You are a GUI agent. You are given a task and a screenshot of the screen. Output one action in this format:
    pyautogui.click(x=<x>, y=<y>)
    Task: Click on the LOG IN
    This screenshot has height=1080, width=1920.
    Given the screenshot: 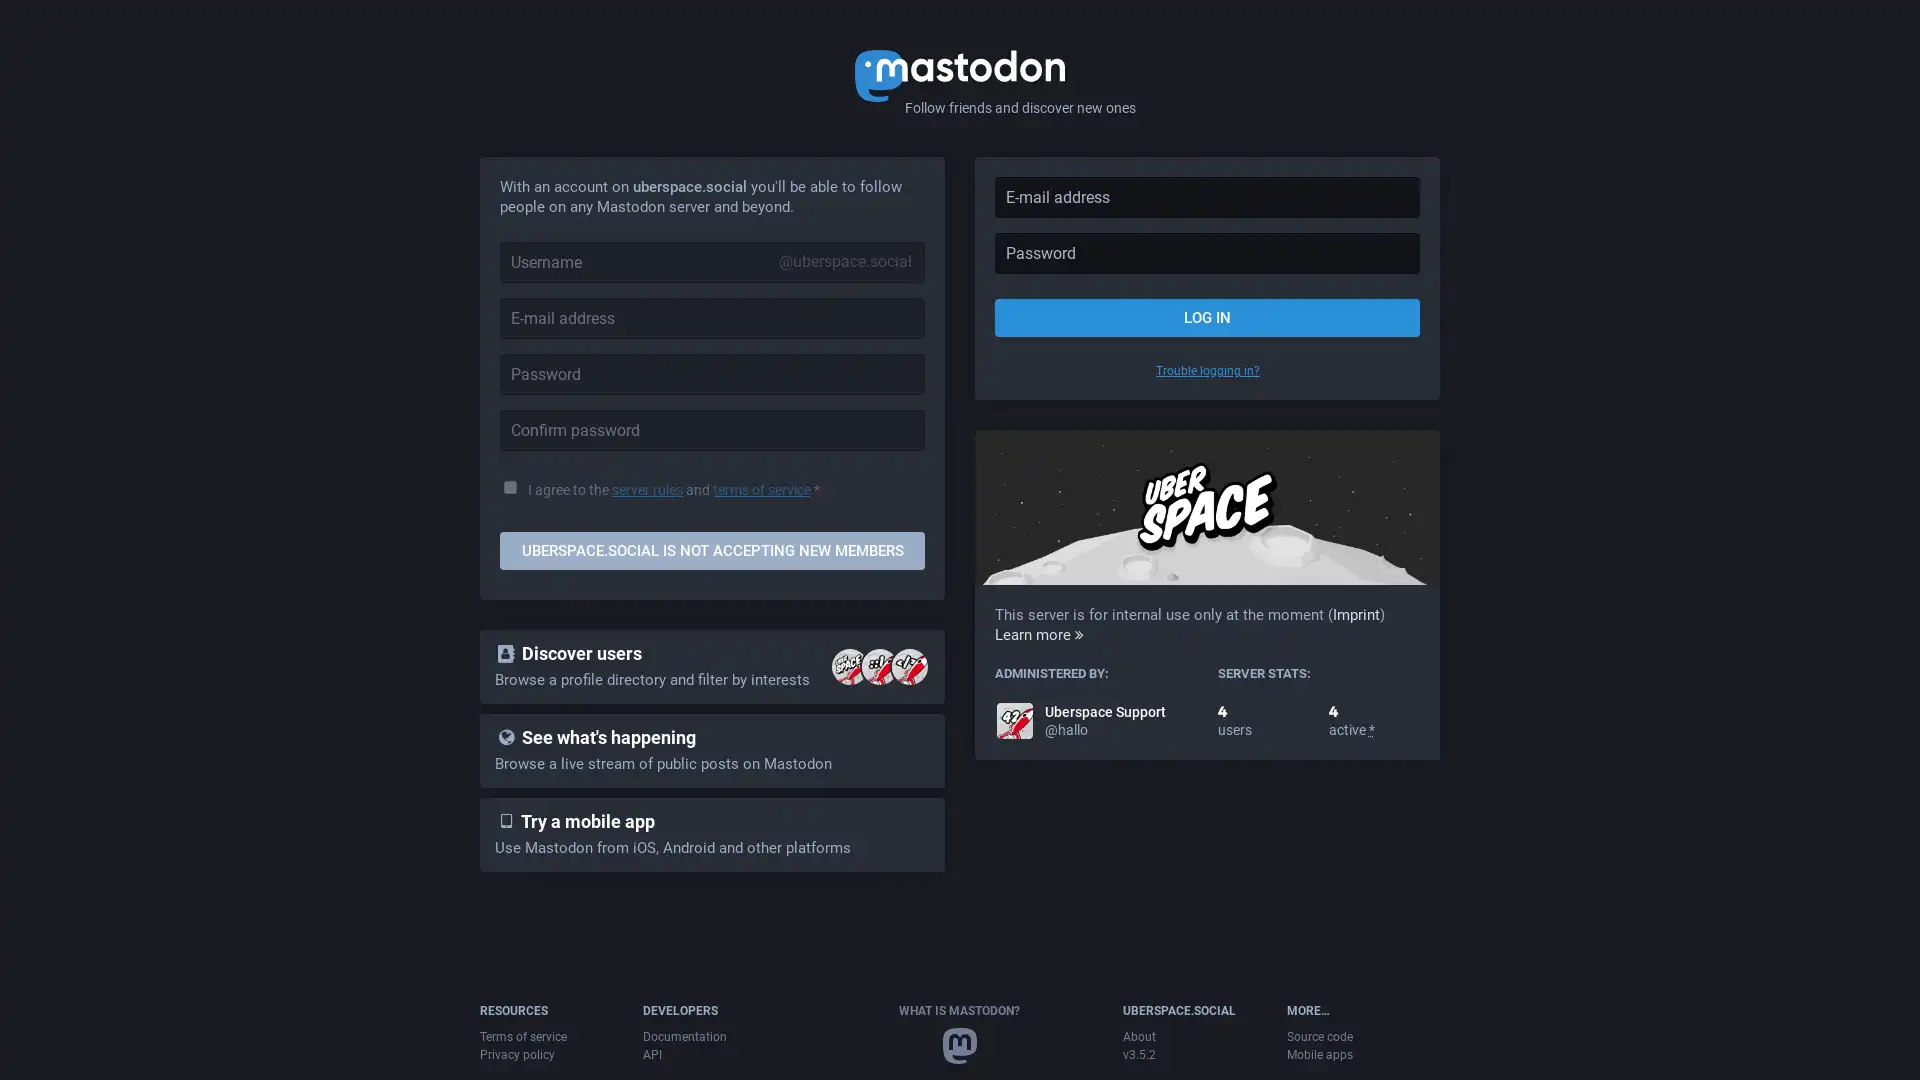 What is the action you would take?
    pyautogui.click(x=1206, y=316)
    